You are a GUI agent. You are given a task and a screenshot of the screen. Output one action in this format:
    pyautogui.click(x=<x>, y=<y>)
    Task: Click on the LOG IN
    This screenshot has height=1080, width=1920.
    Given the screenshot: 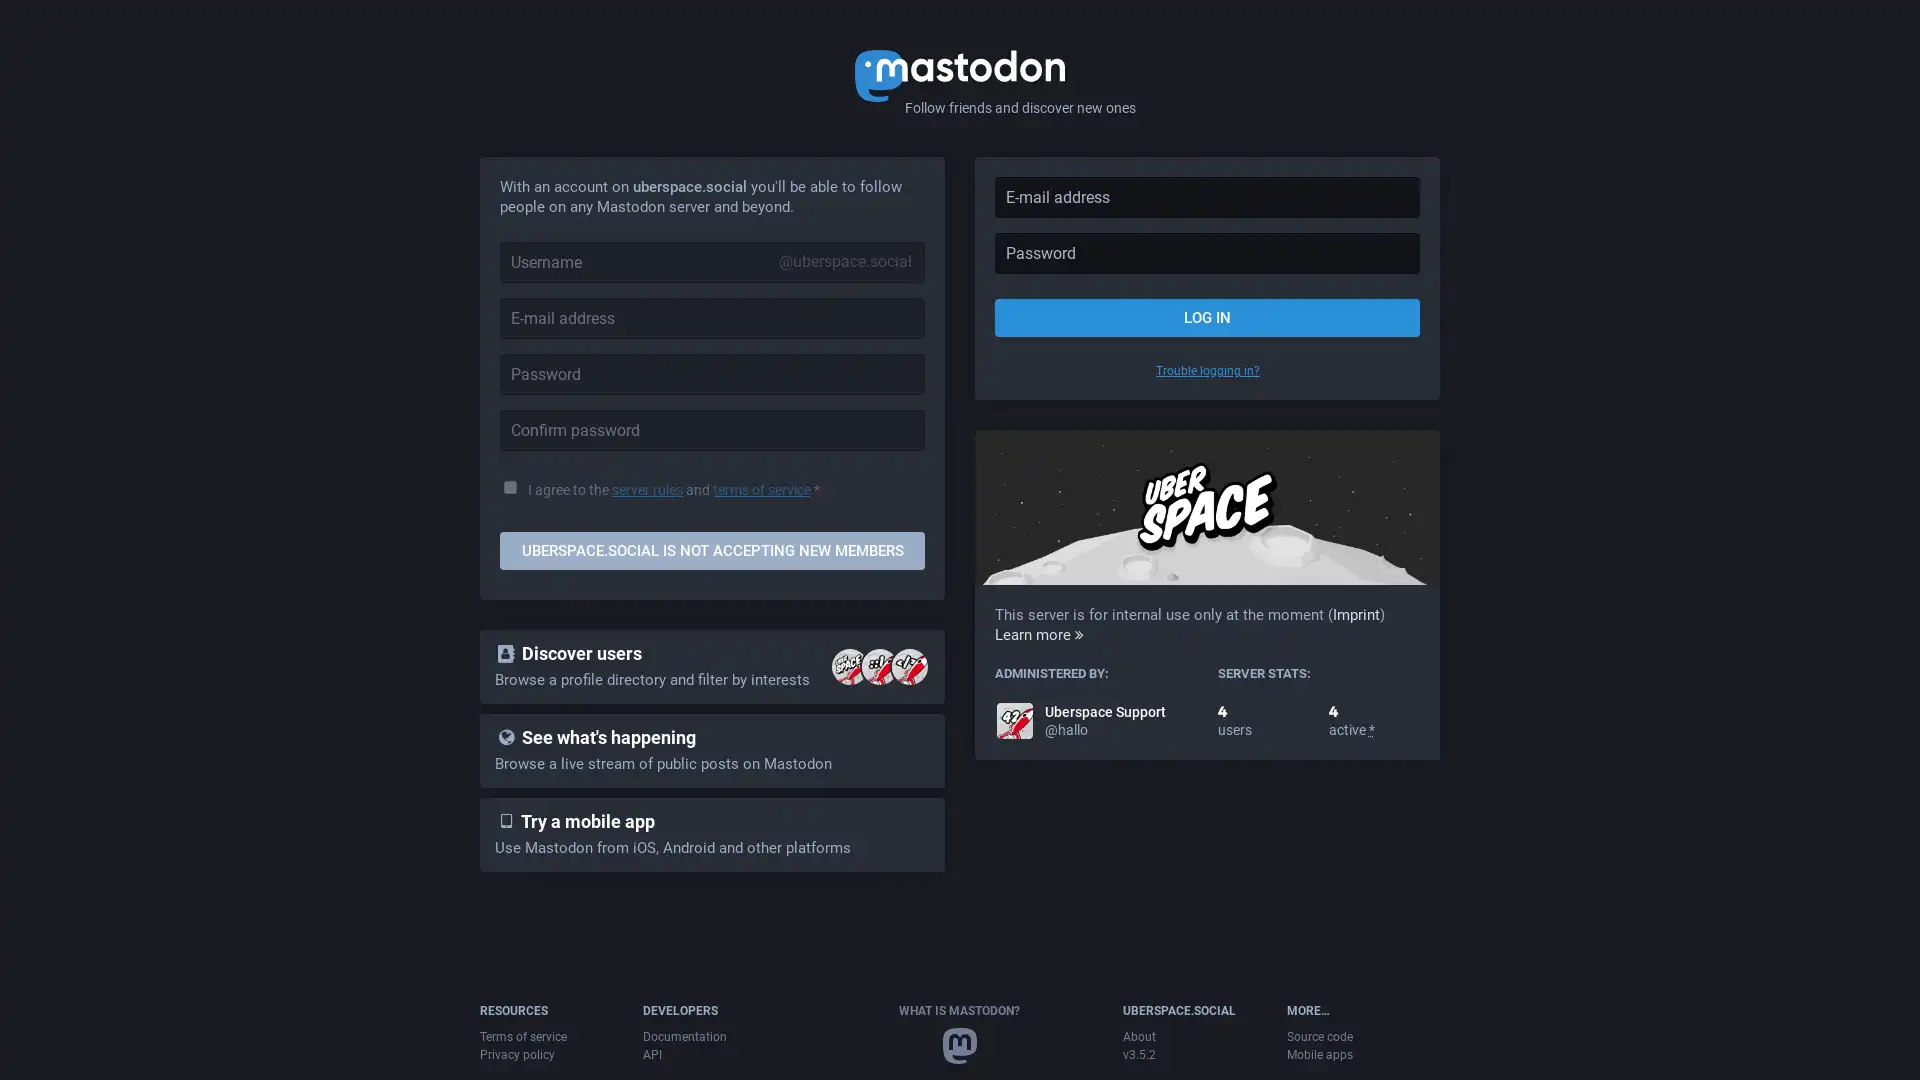 What is the action you would take?
    pyautogui.click(x=1206, y=316)
    